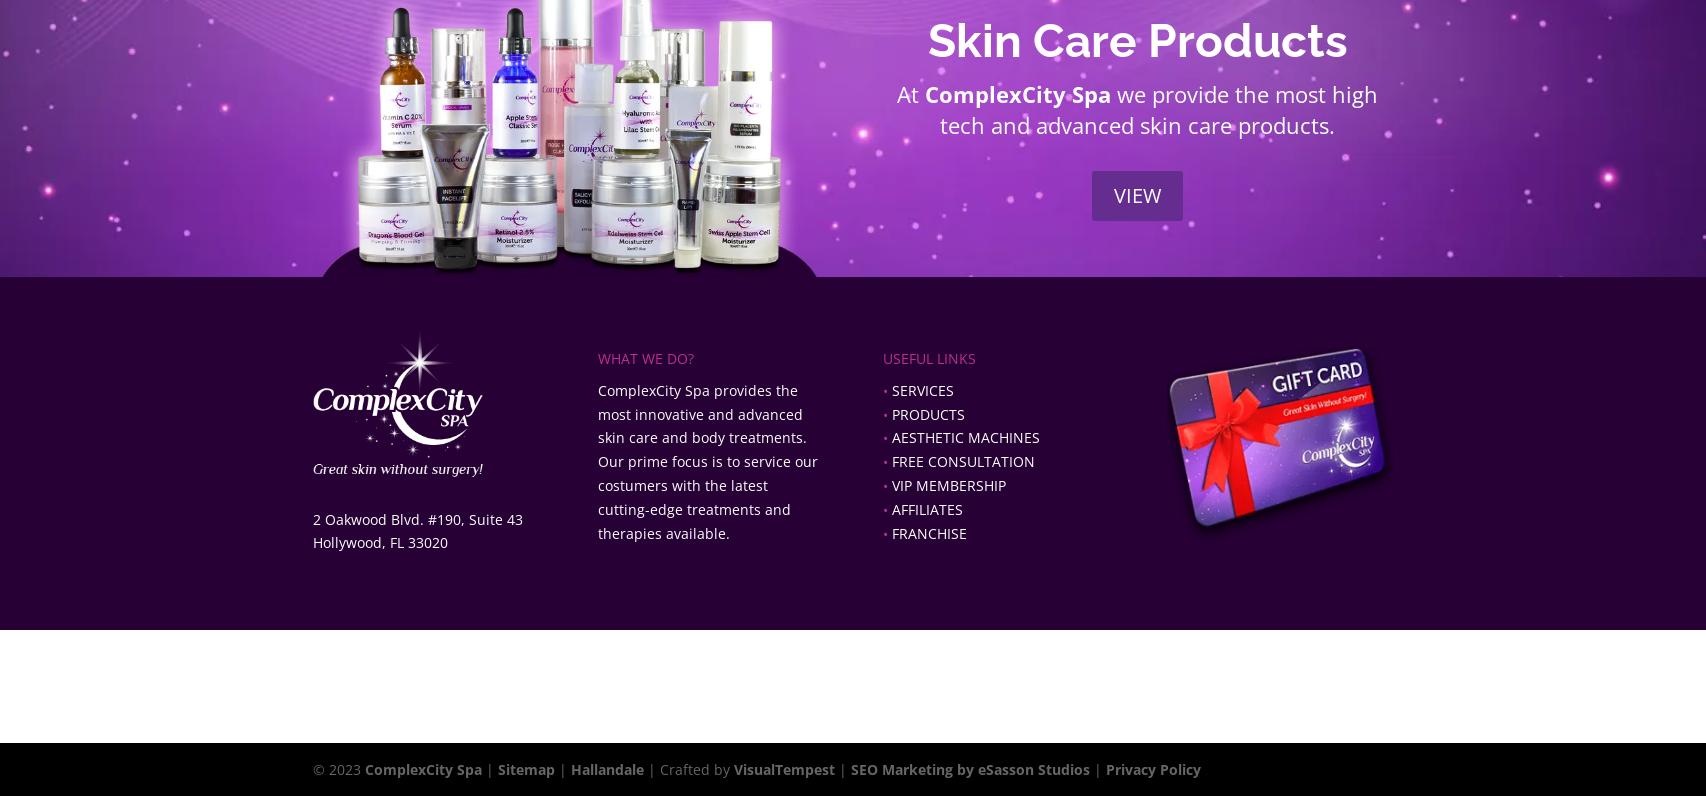  I want to click on 'VisualTempest', so click(732, 769).